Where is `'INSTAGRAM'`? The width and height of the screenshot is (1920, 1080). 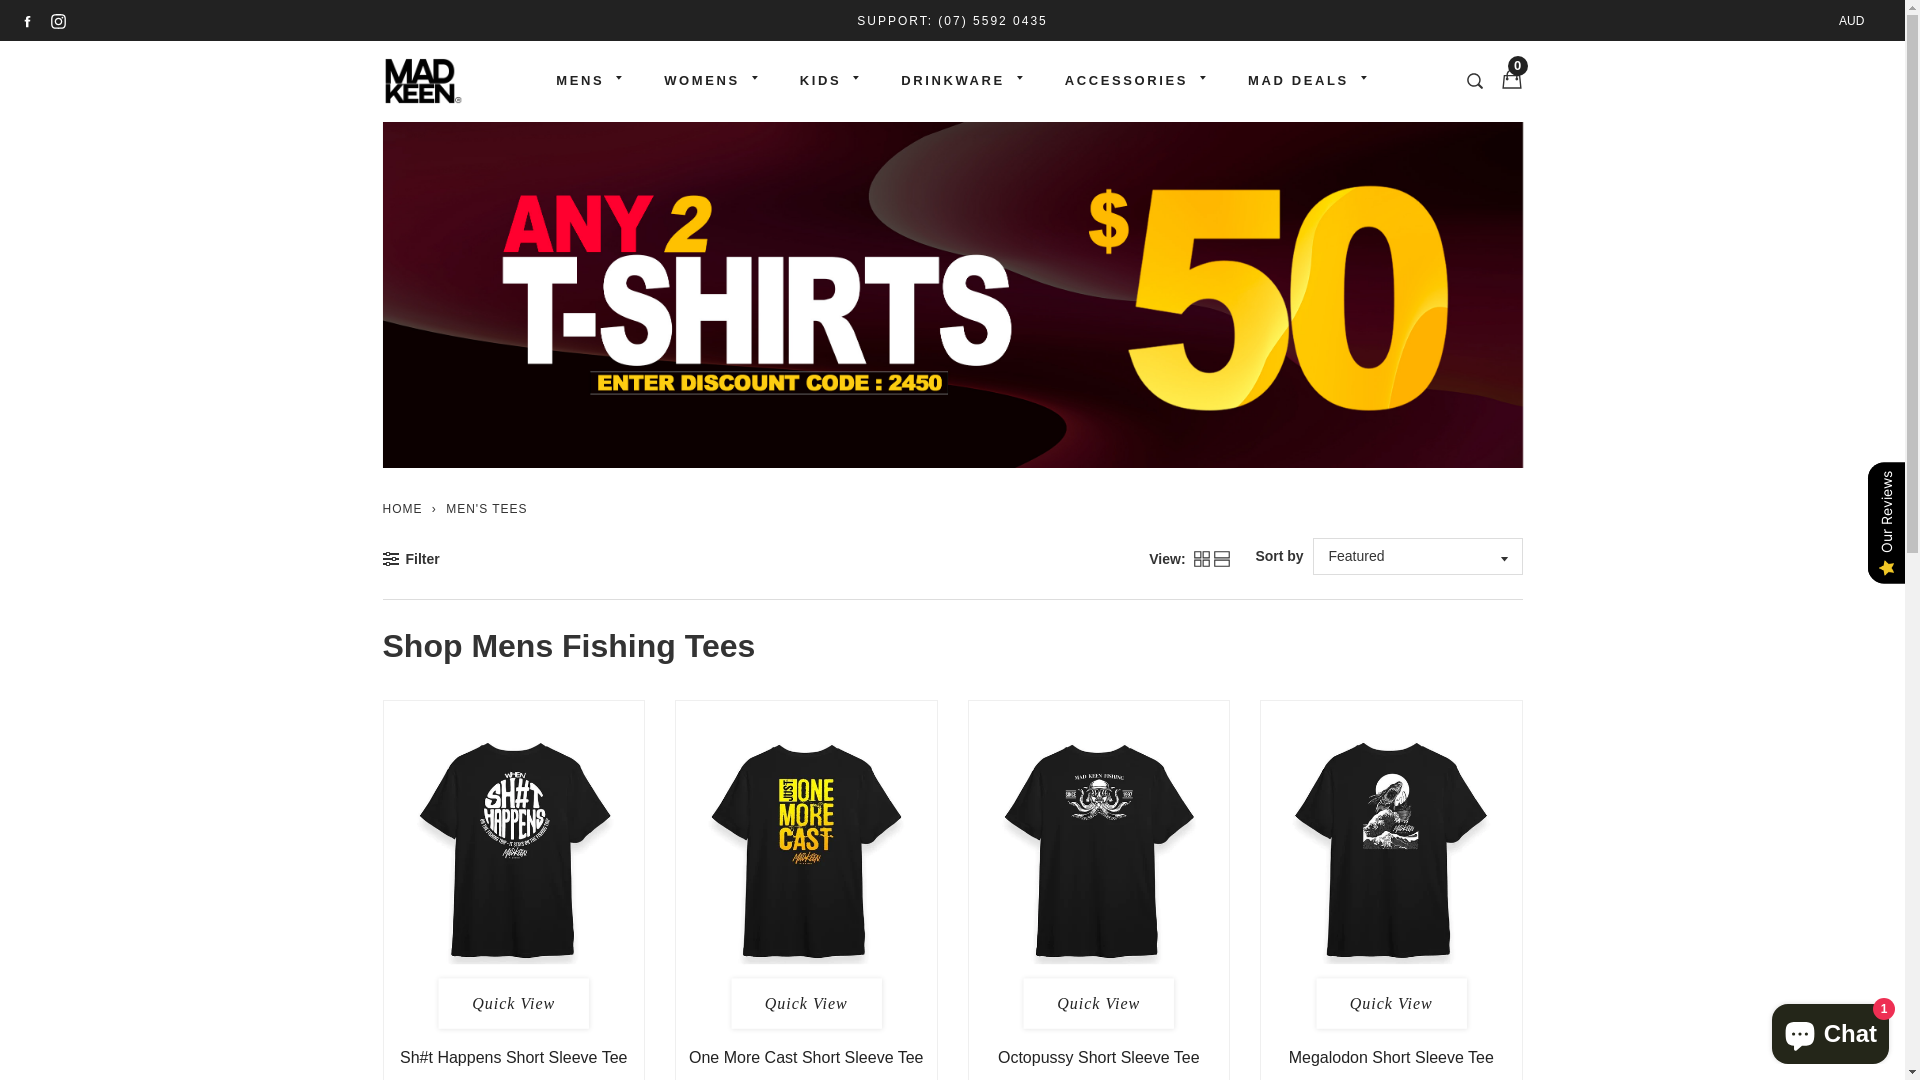
'INSTAGRAM' is located at coordinates (58, 20).